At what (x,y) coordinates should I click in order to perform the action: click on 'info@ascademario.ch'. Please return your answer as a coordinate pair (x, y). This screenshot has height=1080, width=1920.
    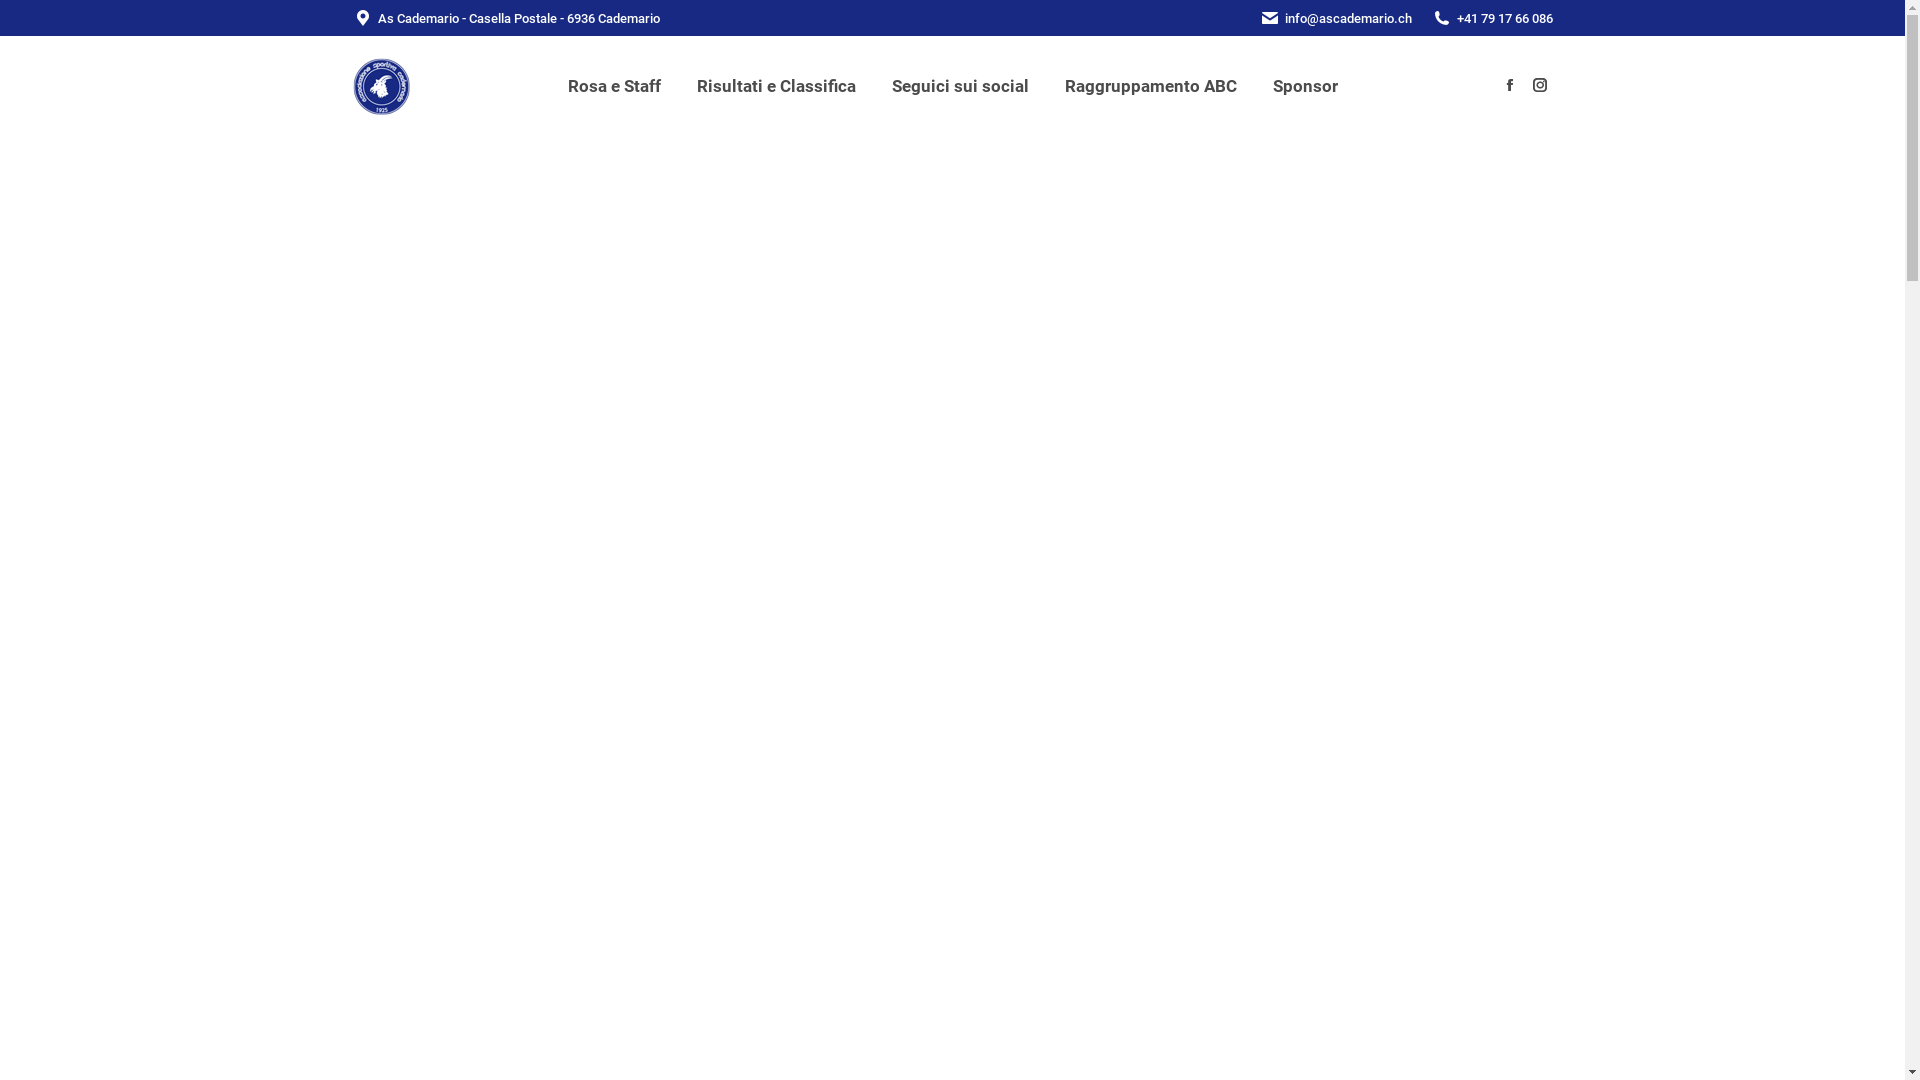
    Looking at the image, I should click on (1347, 17).